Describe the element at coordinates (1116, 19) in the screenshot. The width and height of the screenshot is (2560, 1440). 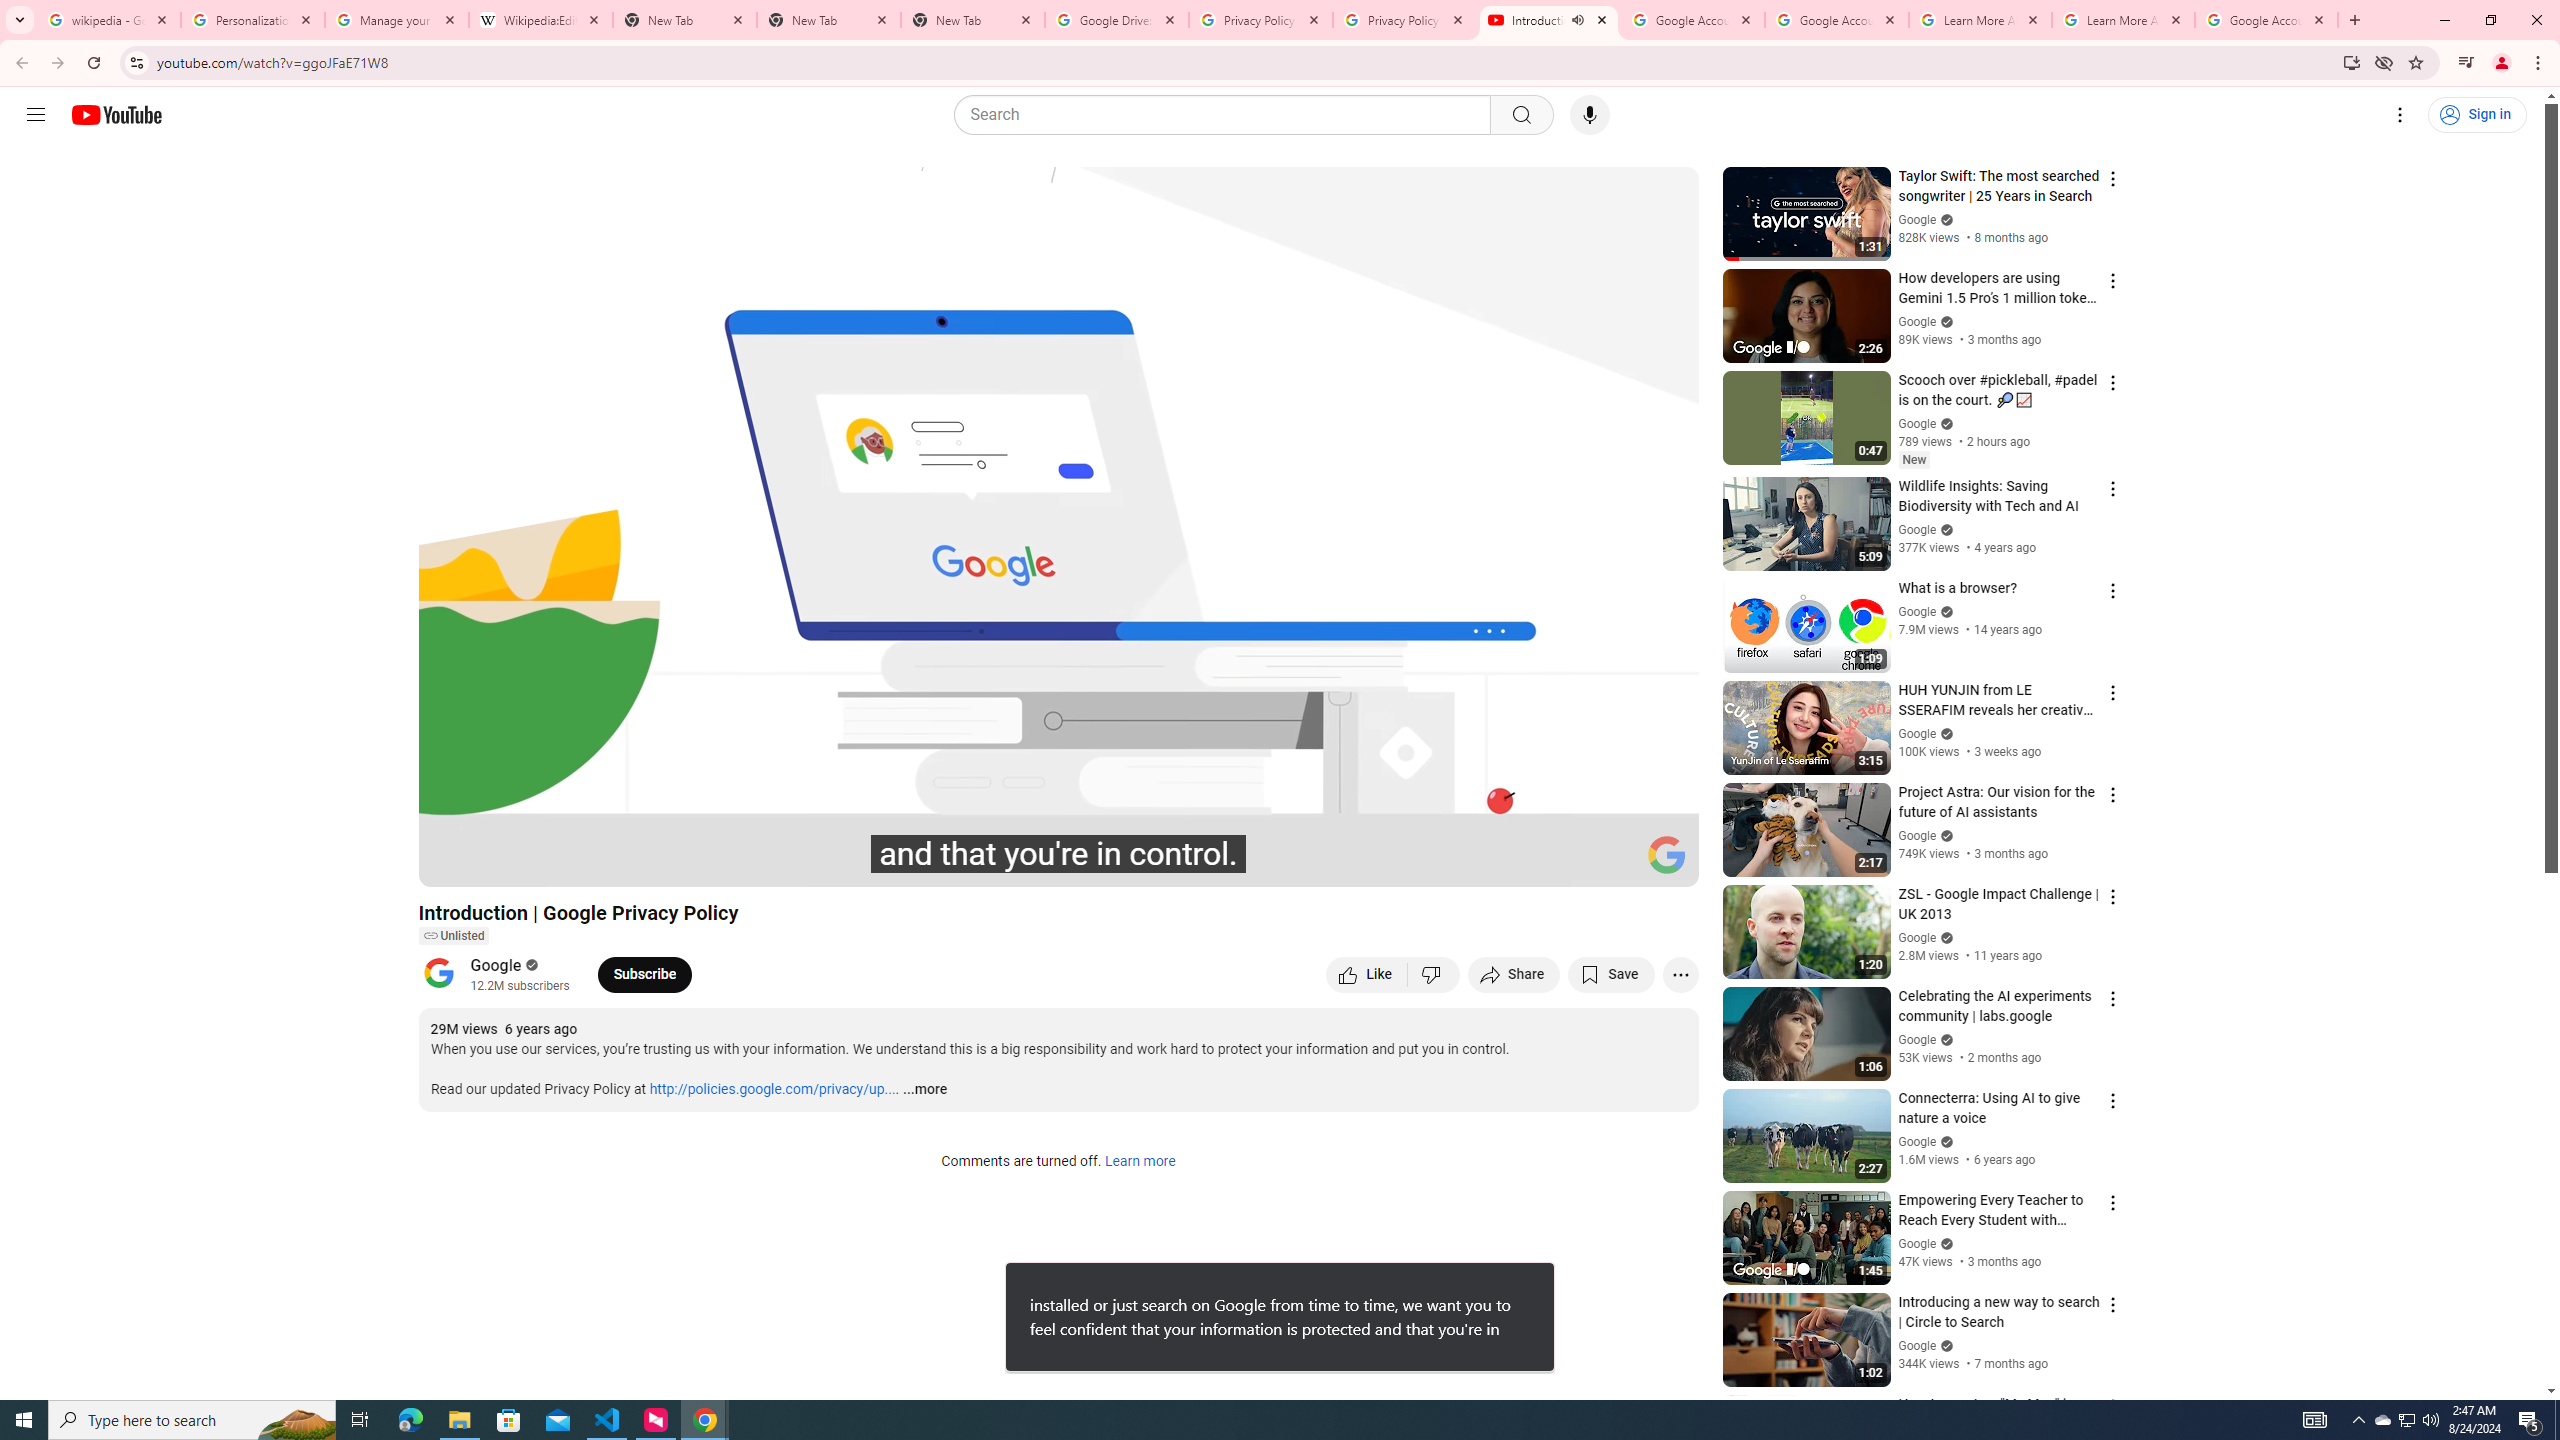
I see `'Google Drive: Sign-in'` at that location.